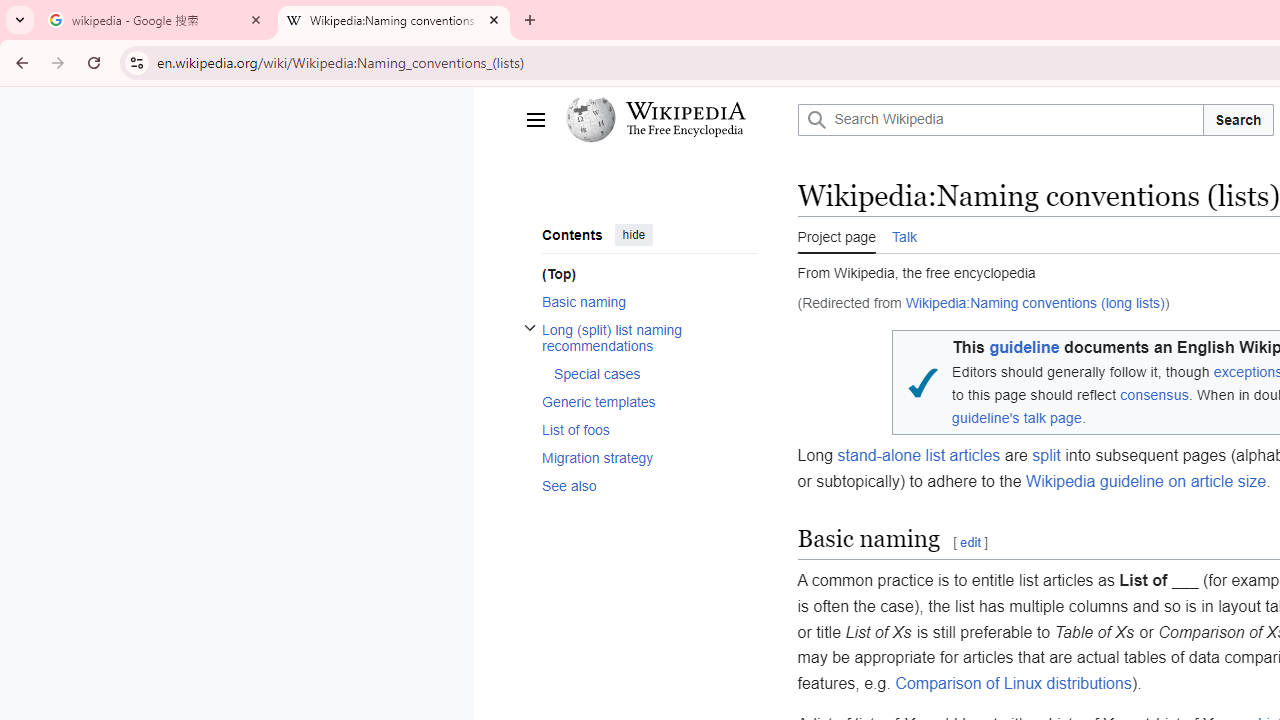 Image resolution: width=1280 pixels, height=720 pixels. What do you see at coordinates (837, 233) in the screenshot?
I see `'AutomationID: ca-nstab-project'` at bounding box center [837, 233].